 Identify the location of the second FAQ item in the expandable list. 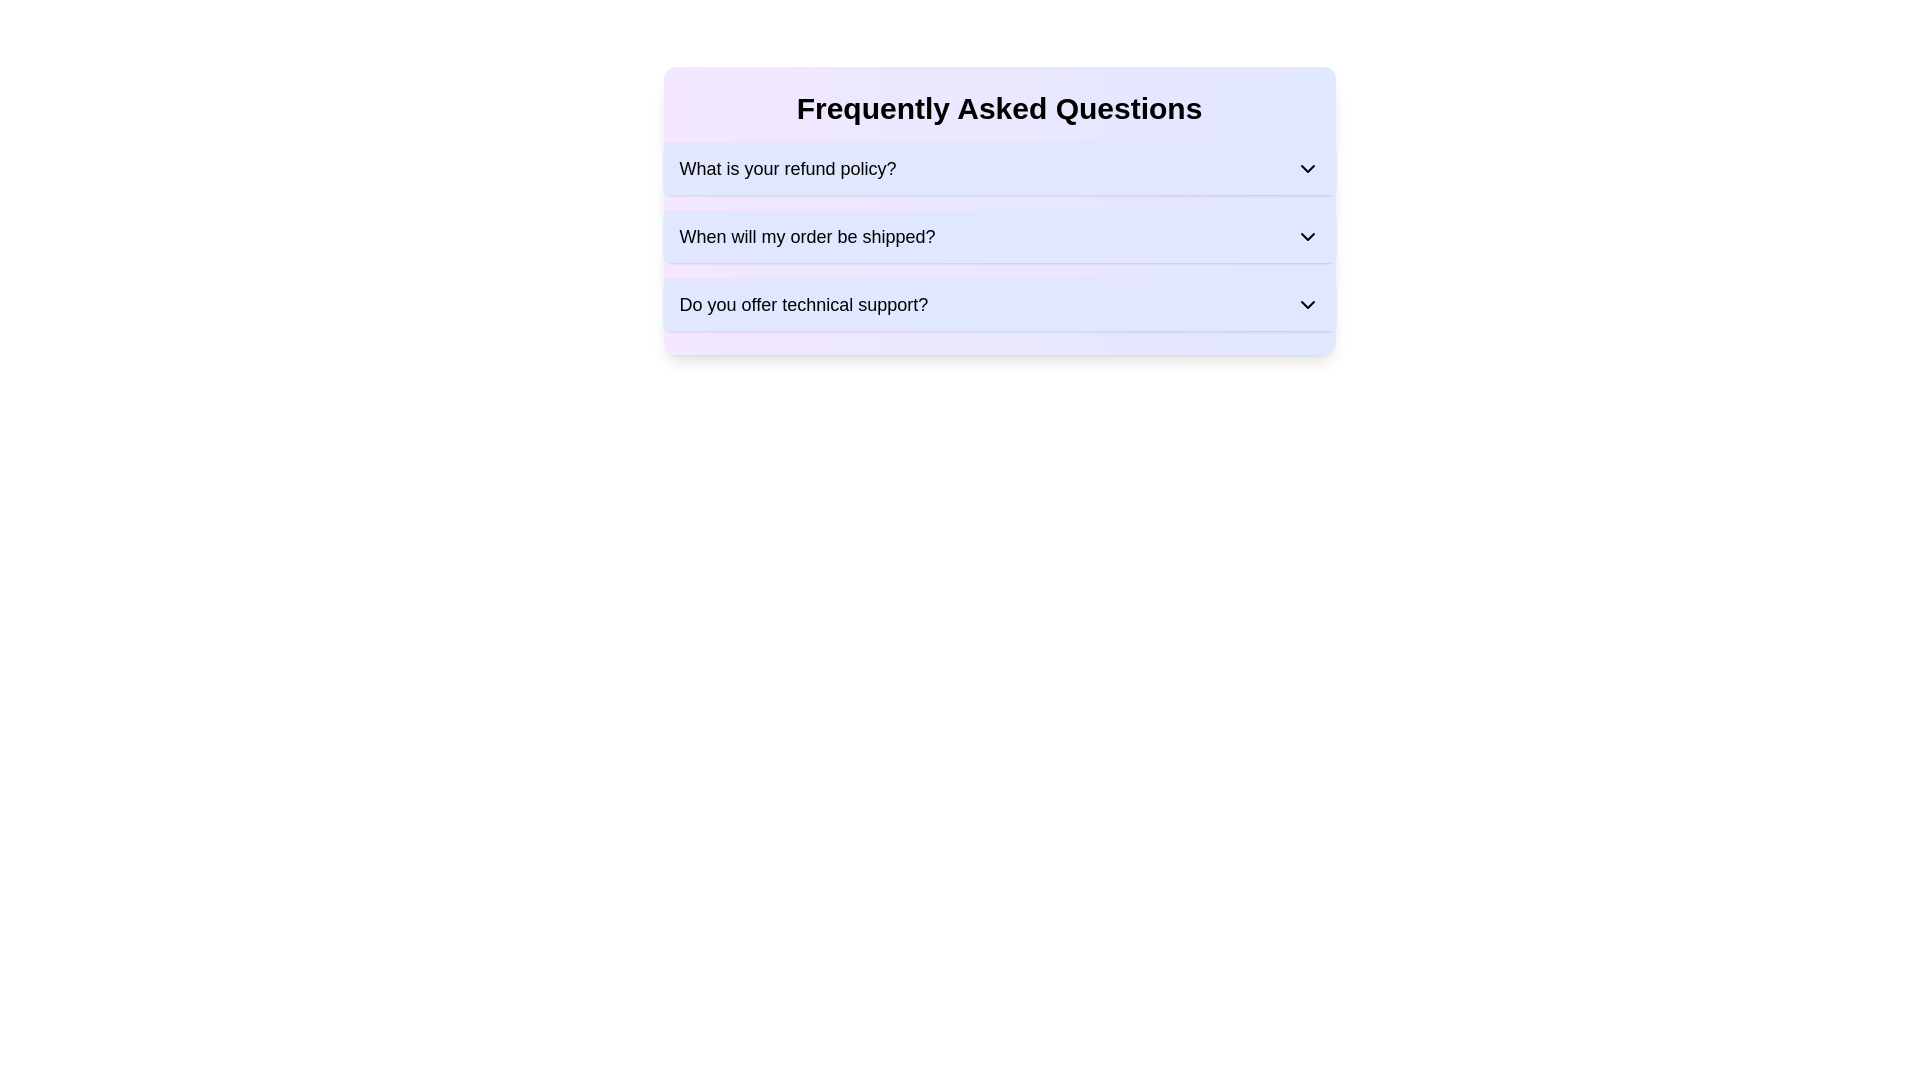
(999, 235).